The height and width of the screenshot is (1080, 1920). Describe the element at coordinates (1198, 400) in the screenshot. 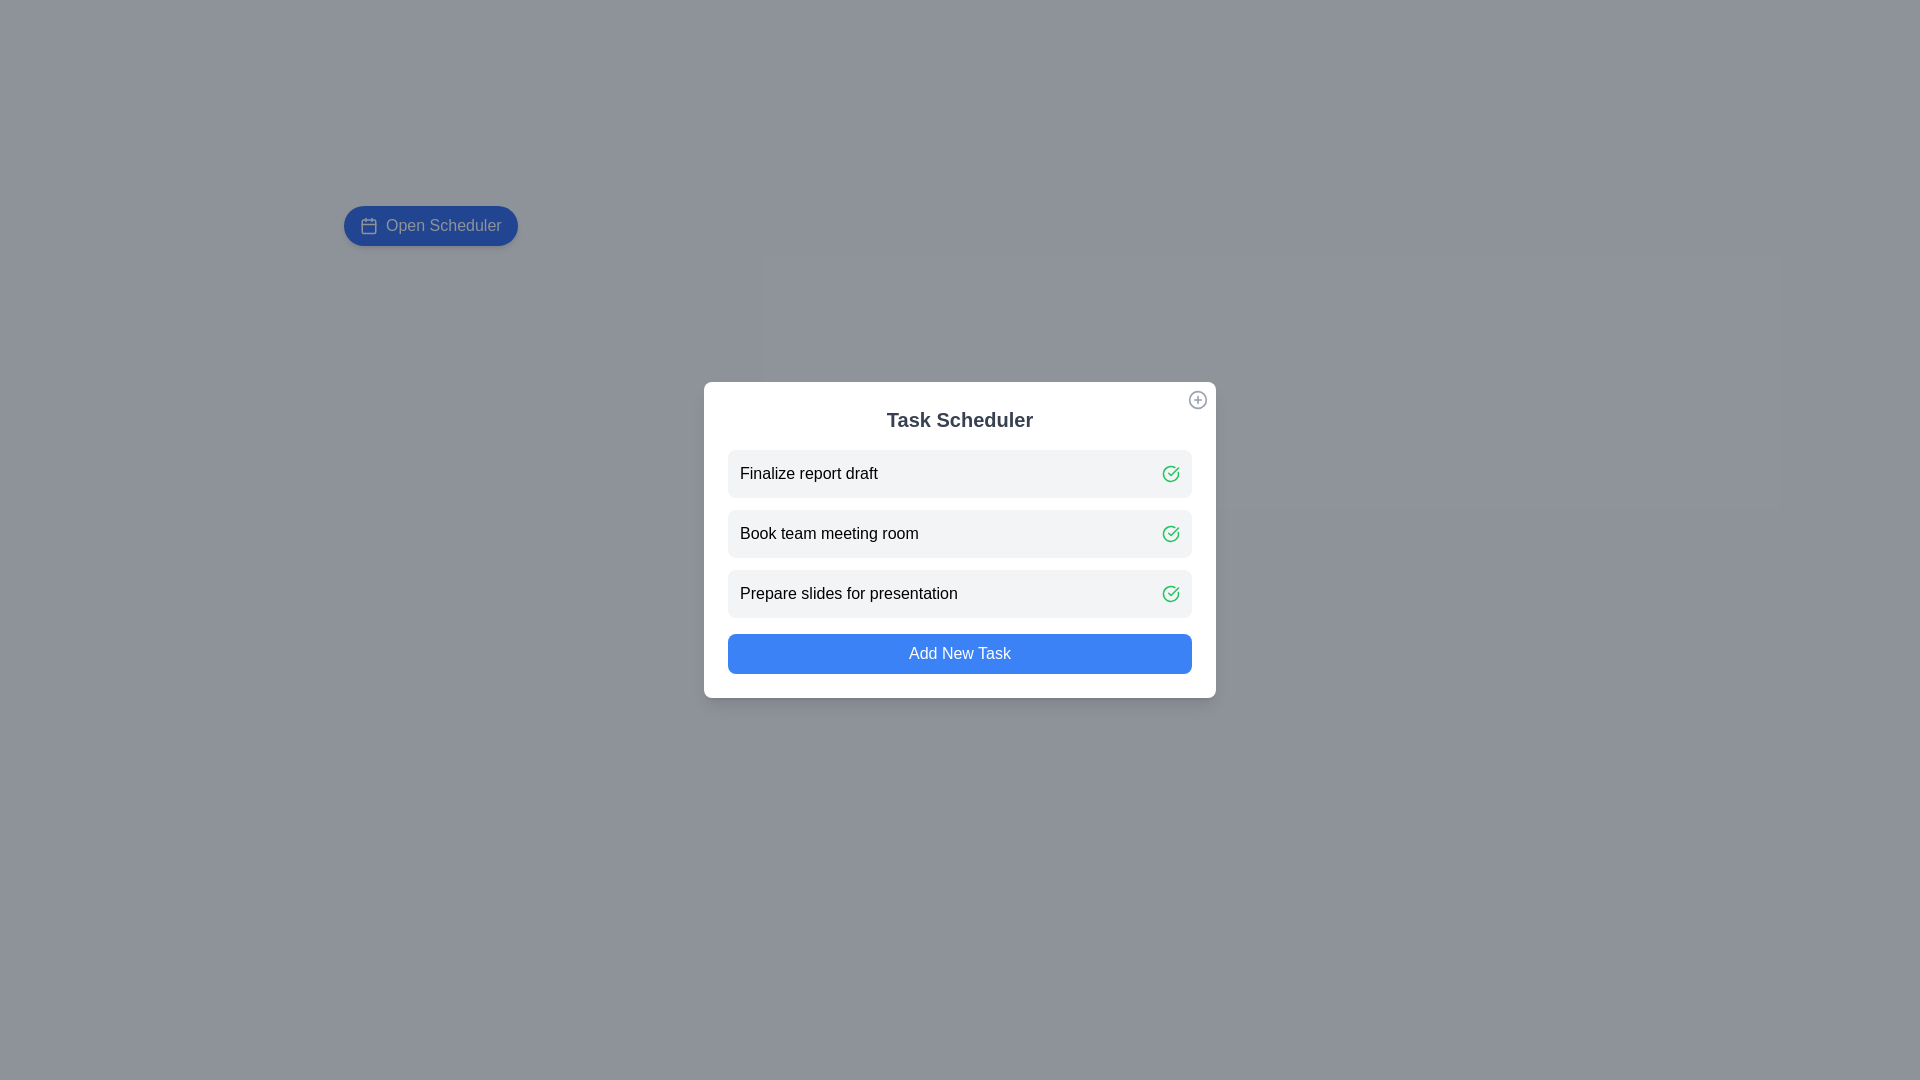

I see `the circular SVG button with a plus symbol located in the top-right corner of the Task Scheduler interface` at that location.